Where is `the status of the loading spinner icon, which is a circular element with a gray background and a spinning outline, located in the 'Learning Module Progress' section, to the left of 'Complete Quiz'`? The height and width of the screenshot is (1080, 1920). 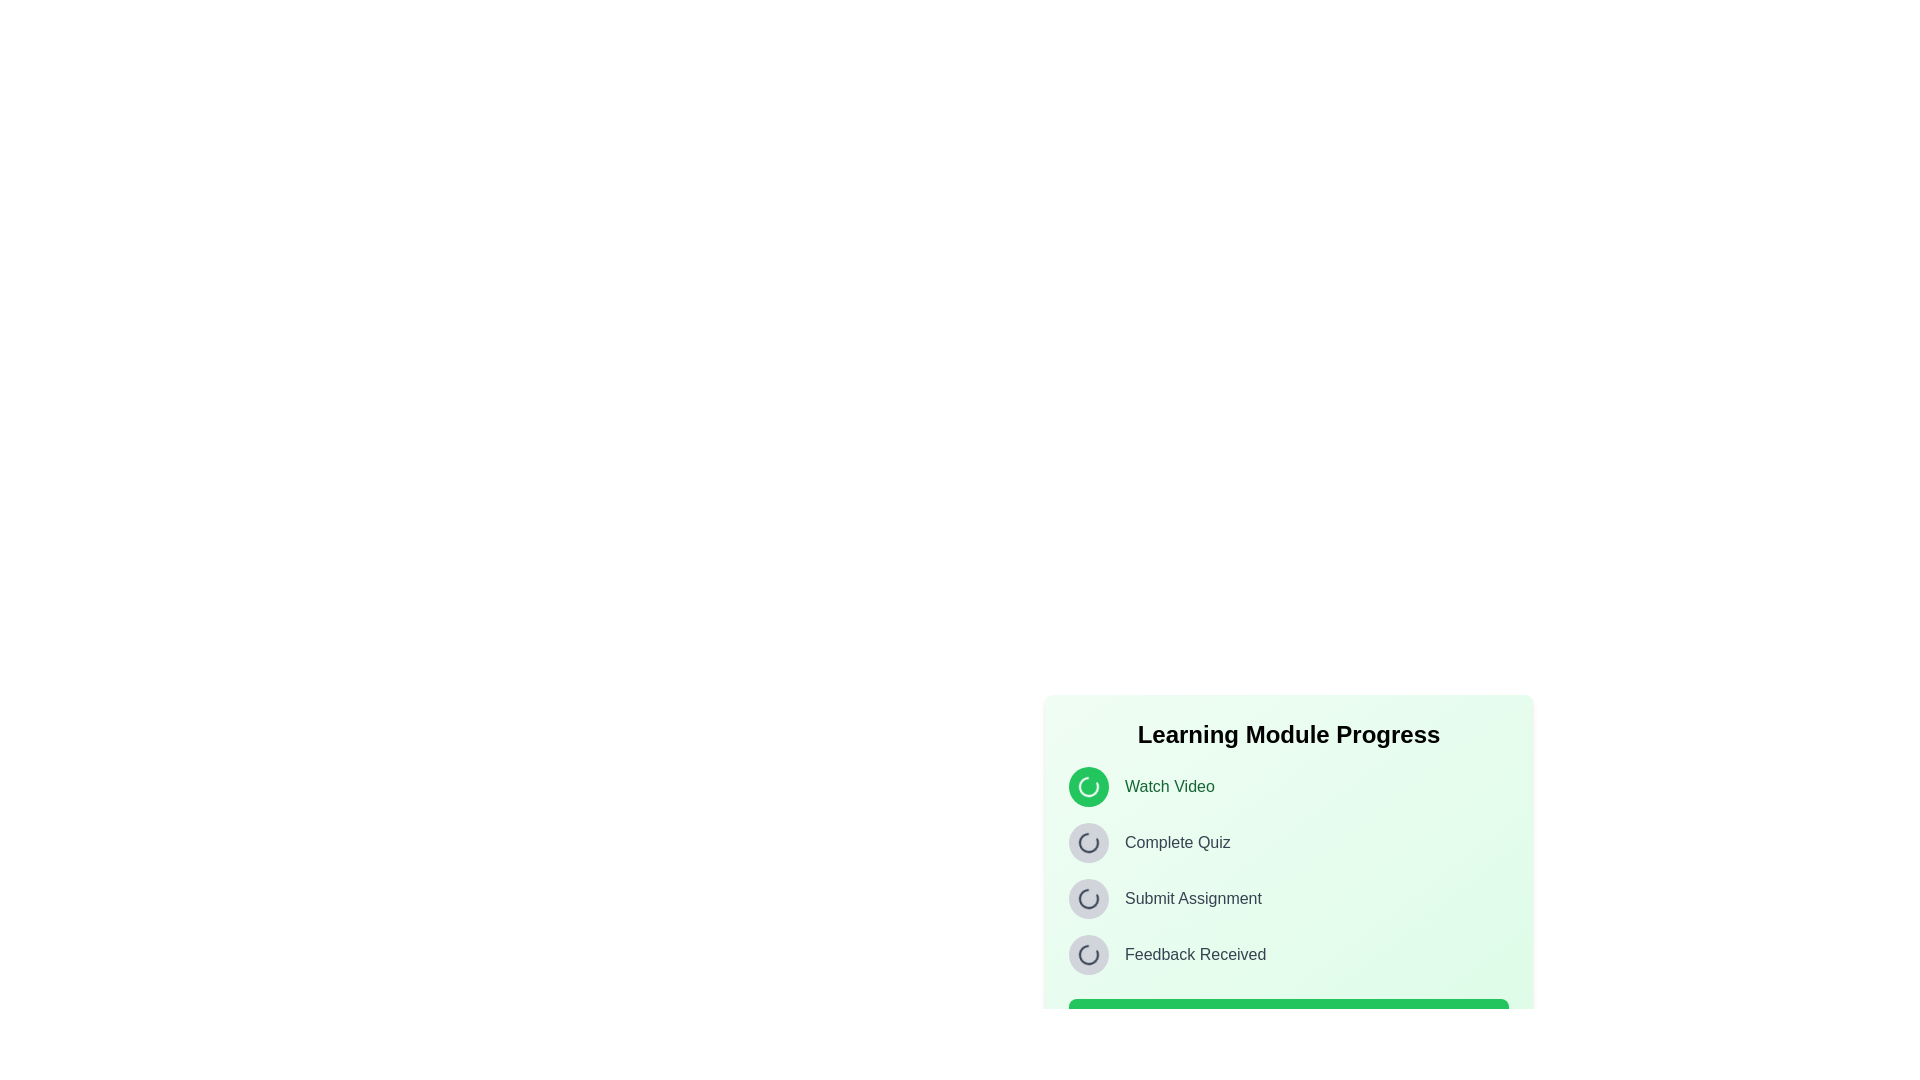 the status of the loading spinner icon, which is a circular element with a gray background and a spinning outline, located in the 'Learning Module Progress' section, to the left of 'Complete Quiz' is located at coordinates (1088, 843).